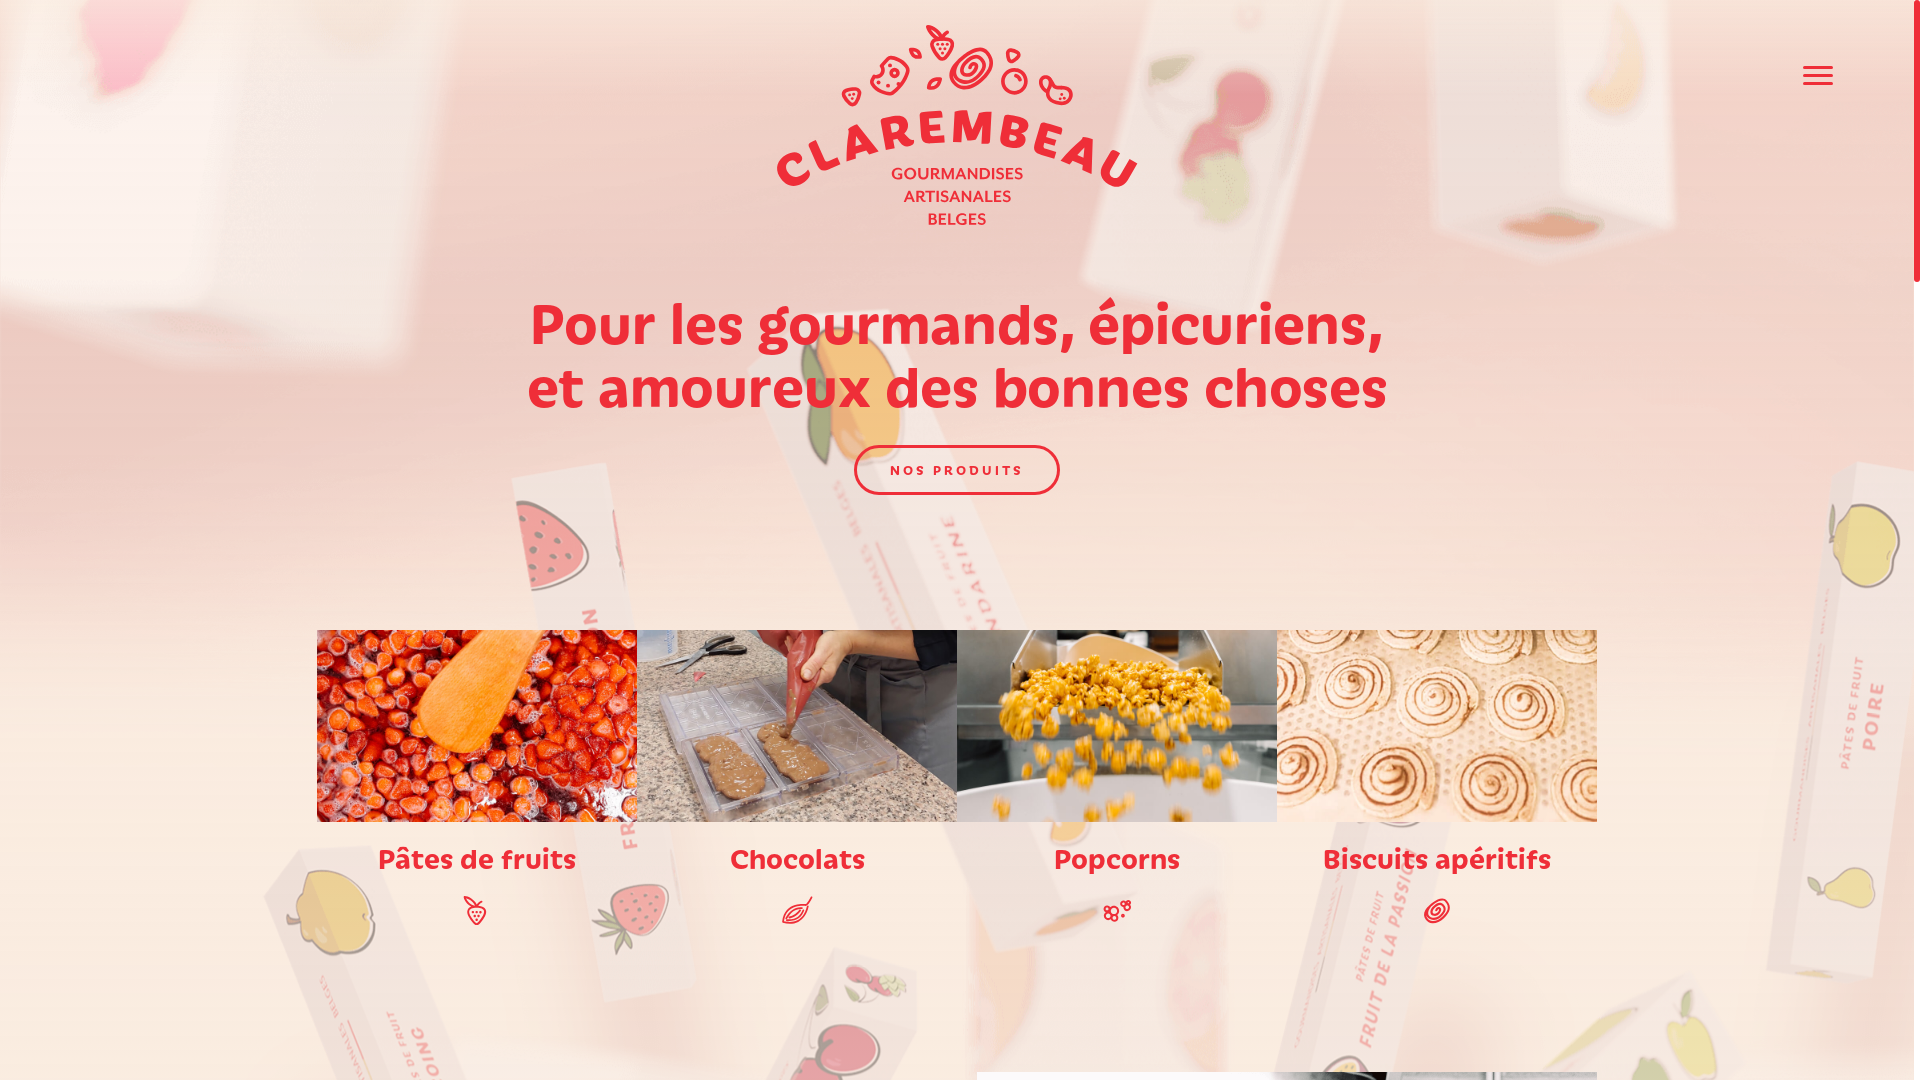  I want to click on 'Toggle navigation', so click(1818, 74).